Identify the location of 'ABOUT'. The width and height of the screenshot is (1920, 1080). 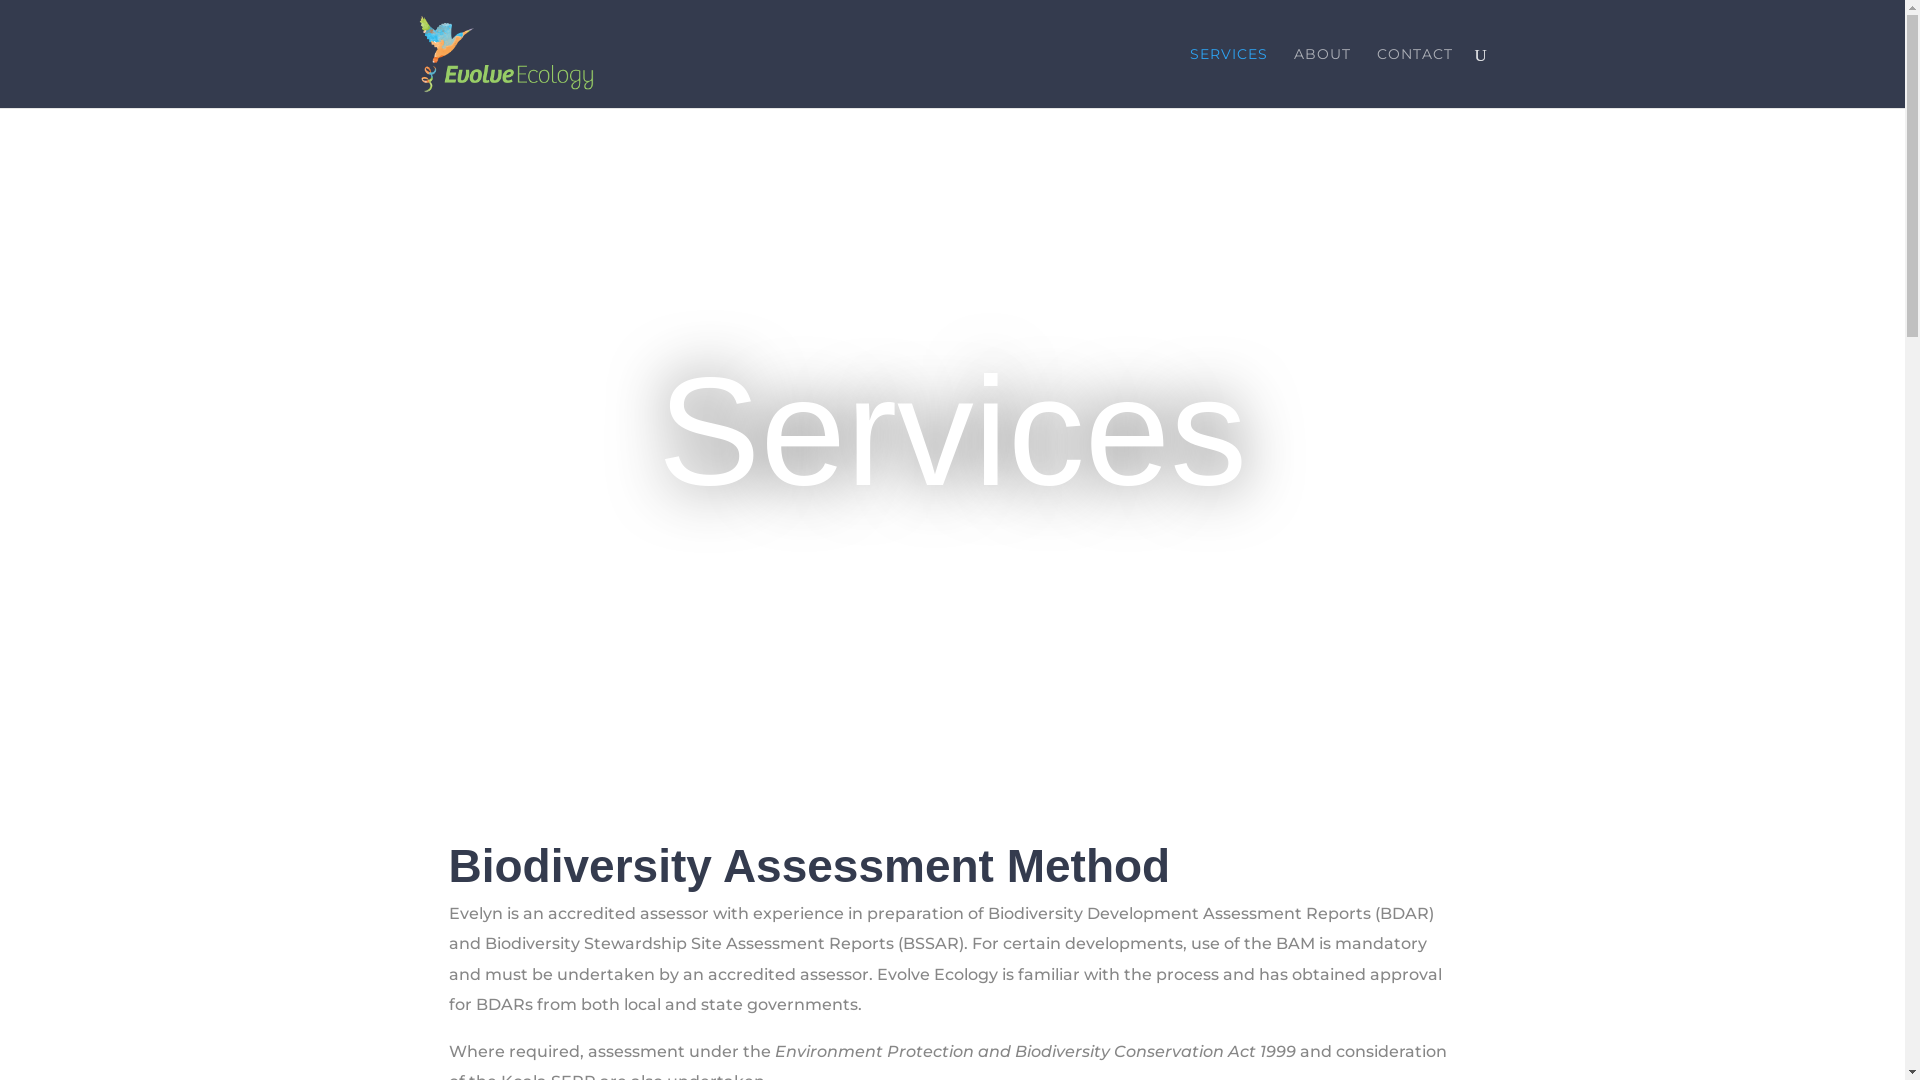
(1322, 76).